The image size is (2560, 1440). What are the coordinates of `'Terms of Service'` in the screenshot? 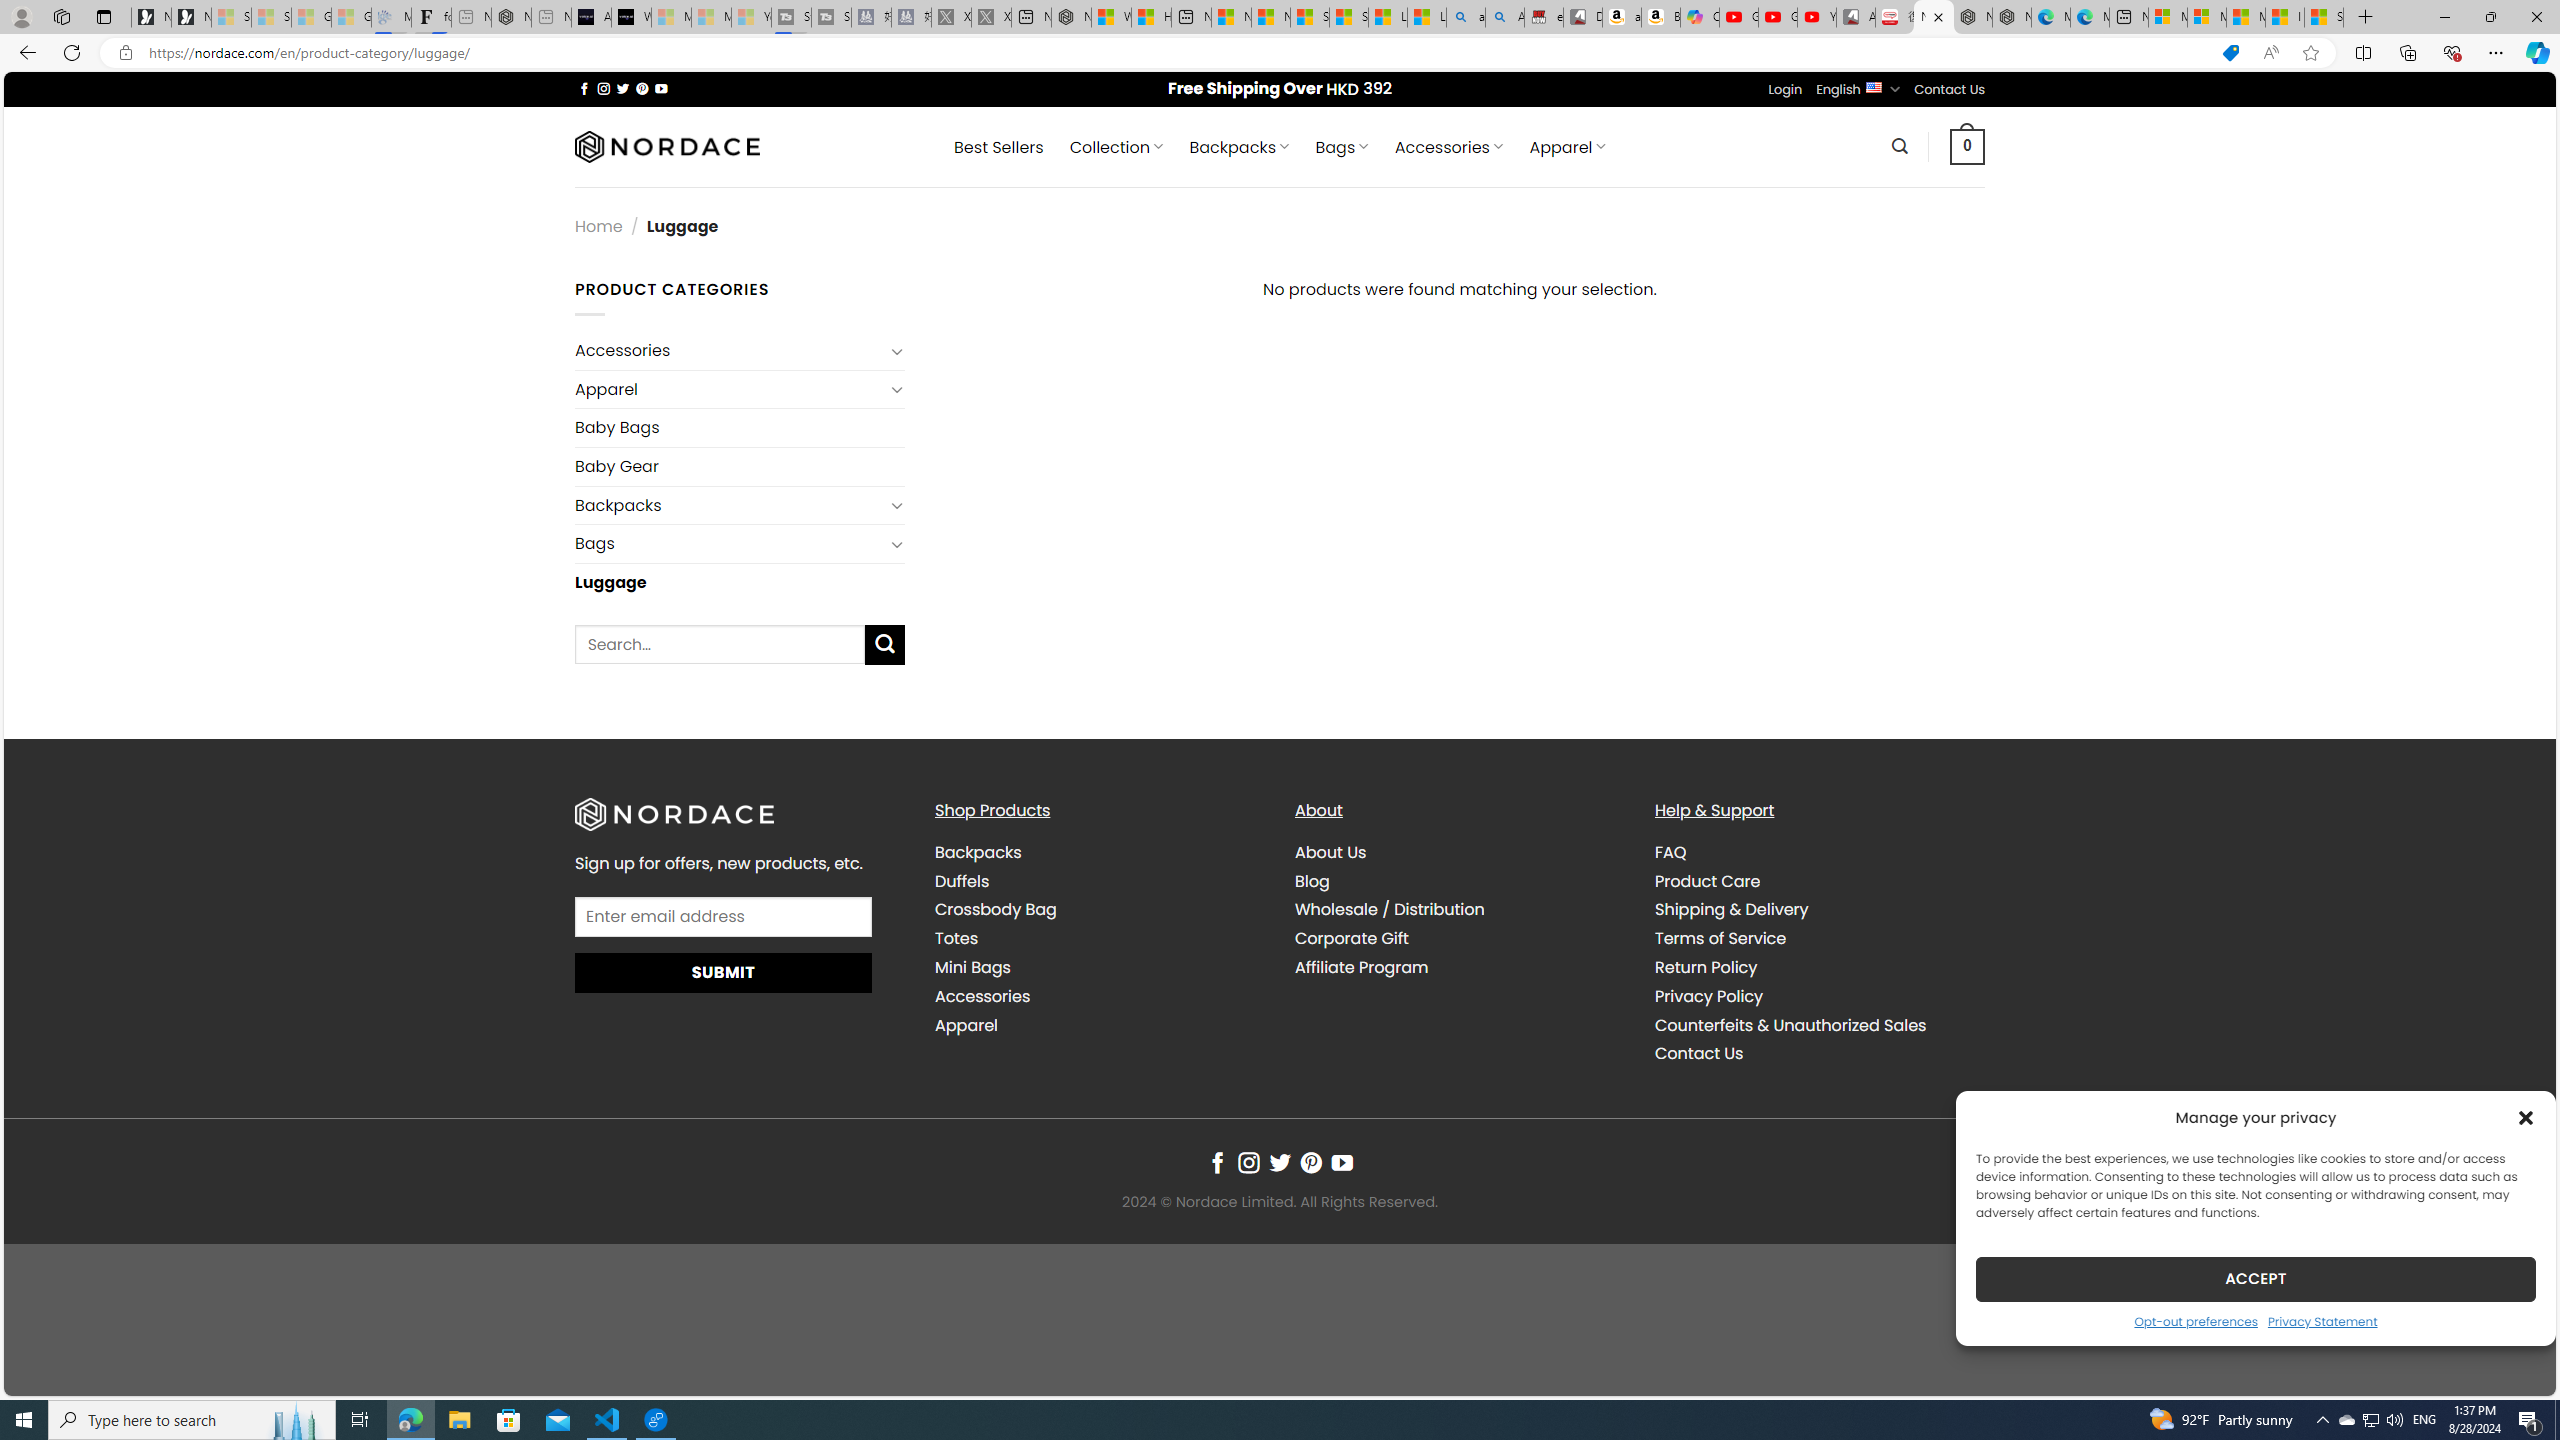 It's located at (1720, 938).